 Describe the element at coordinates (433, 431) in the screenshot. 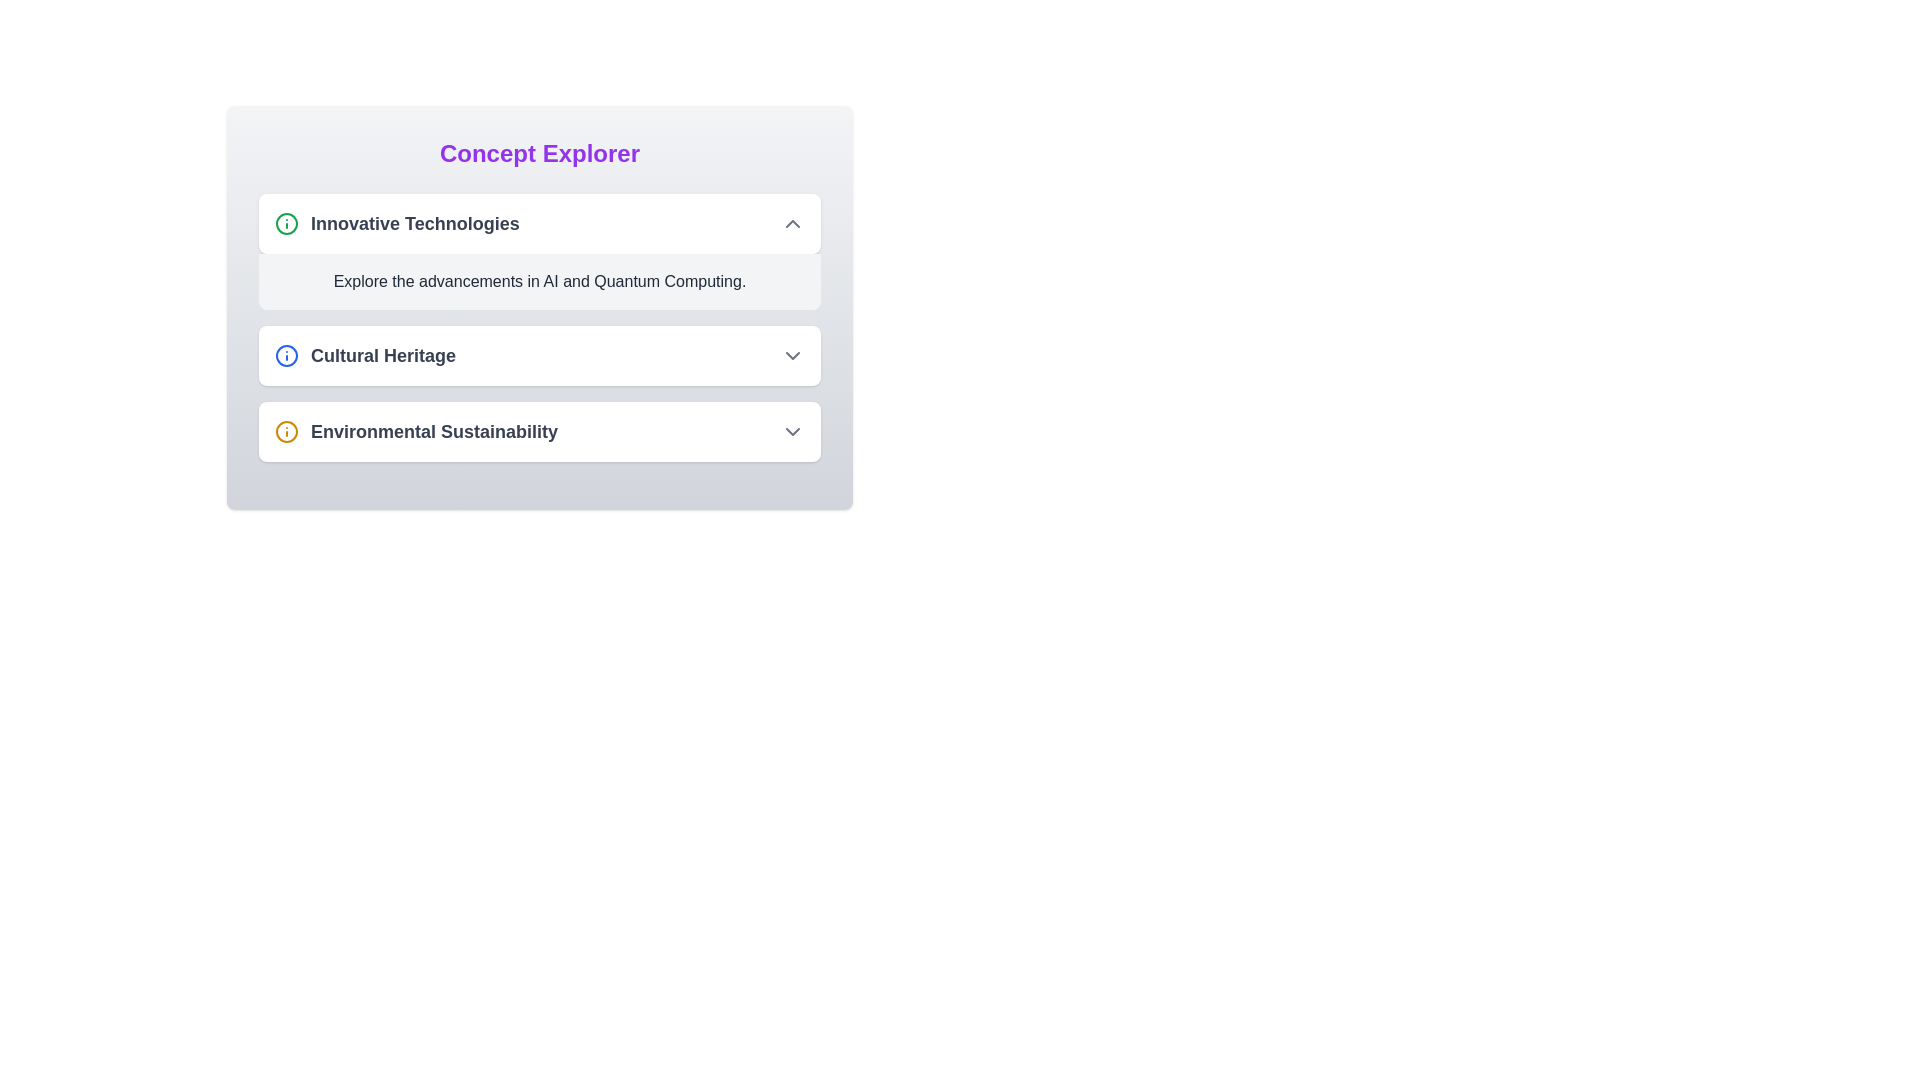

I see `the 'Environmental Sustainability' label, which is the third item in a vertical list of options` at that location.